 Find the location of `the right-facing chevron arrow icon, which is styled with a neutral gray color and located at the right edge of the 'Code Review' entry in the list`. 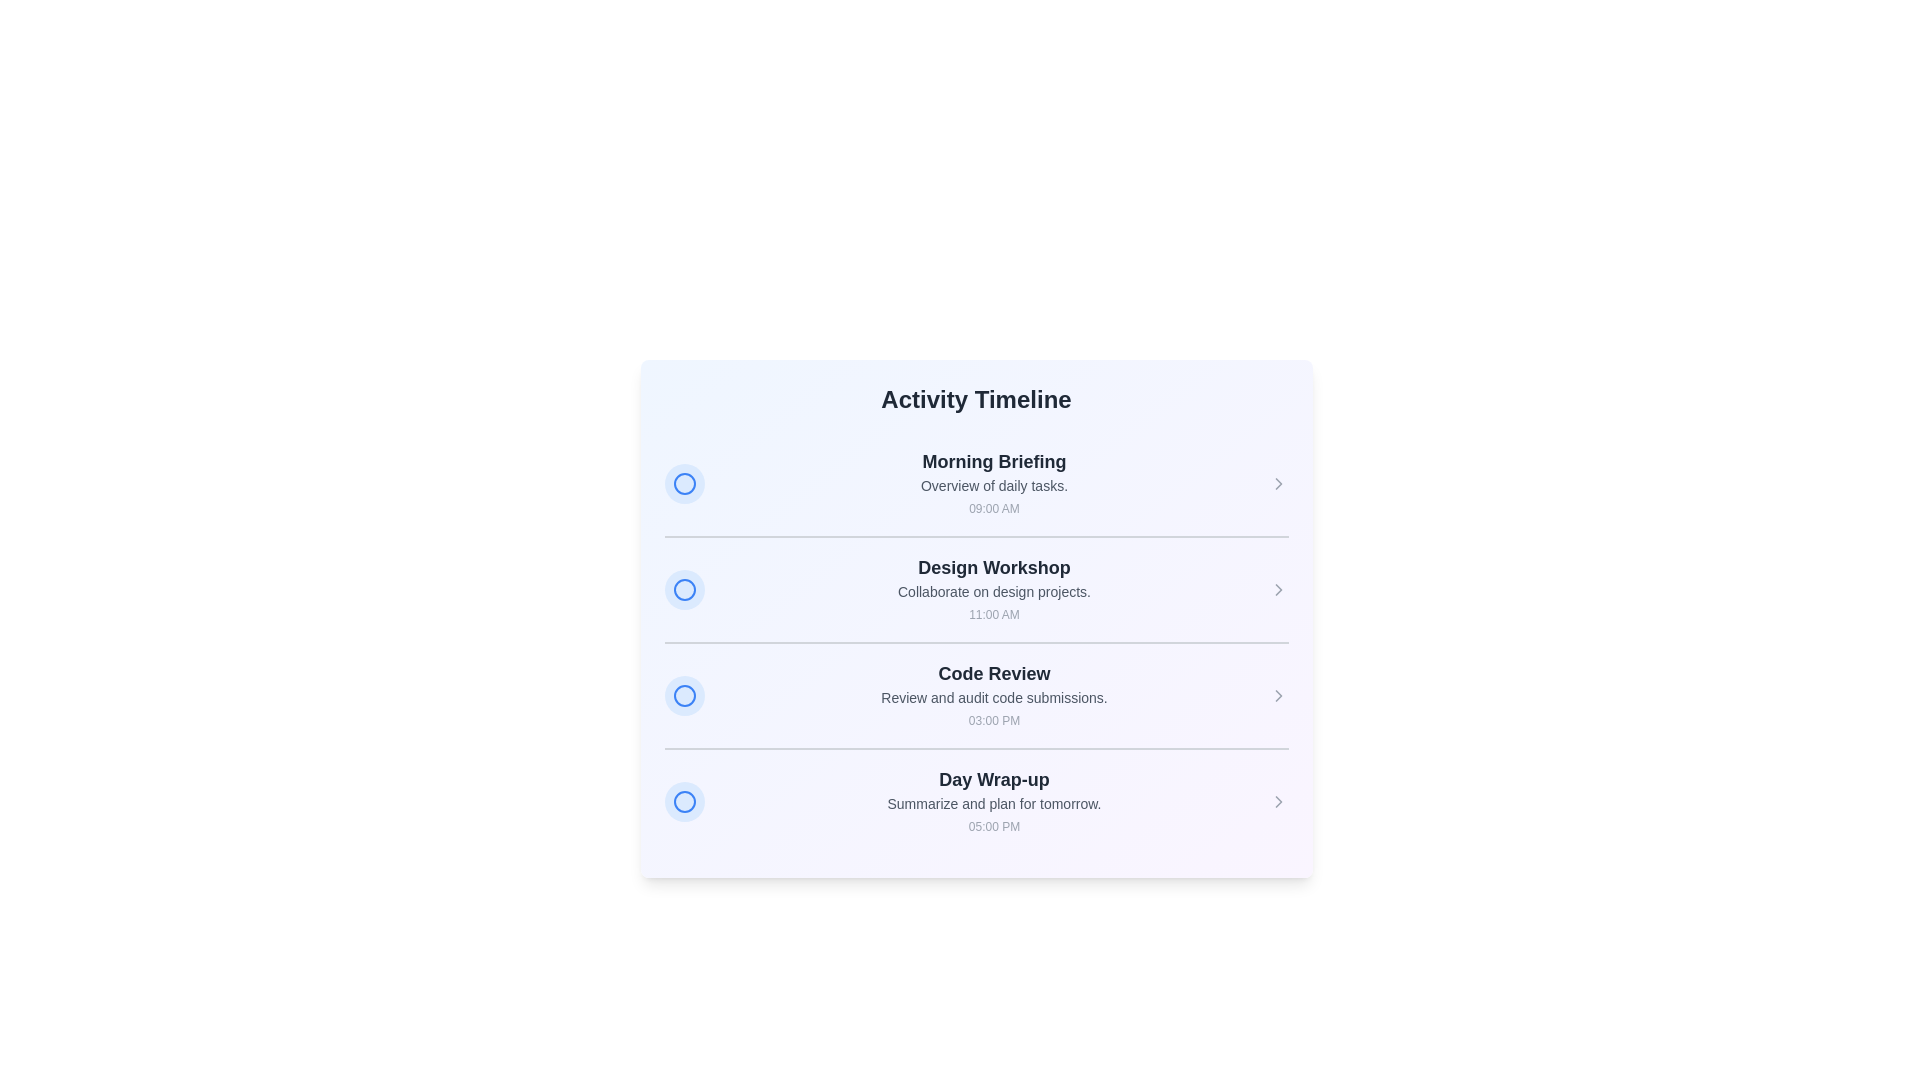

the right-facing chevron arrow icon, which is styled with a neutral gray color and located at the right edge of the 'Code Review' entry in the list is located at coordinates (1277, 694).